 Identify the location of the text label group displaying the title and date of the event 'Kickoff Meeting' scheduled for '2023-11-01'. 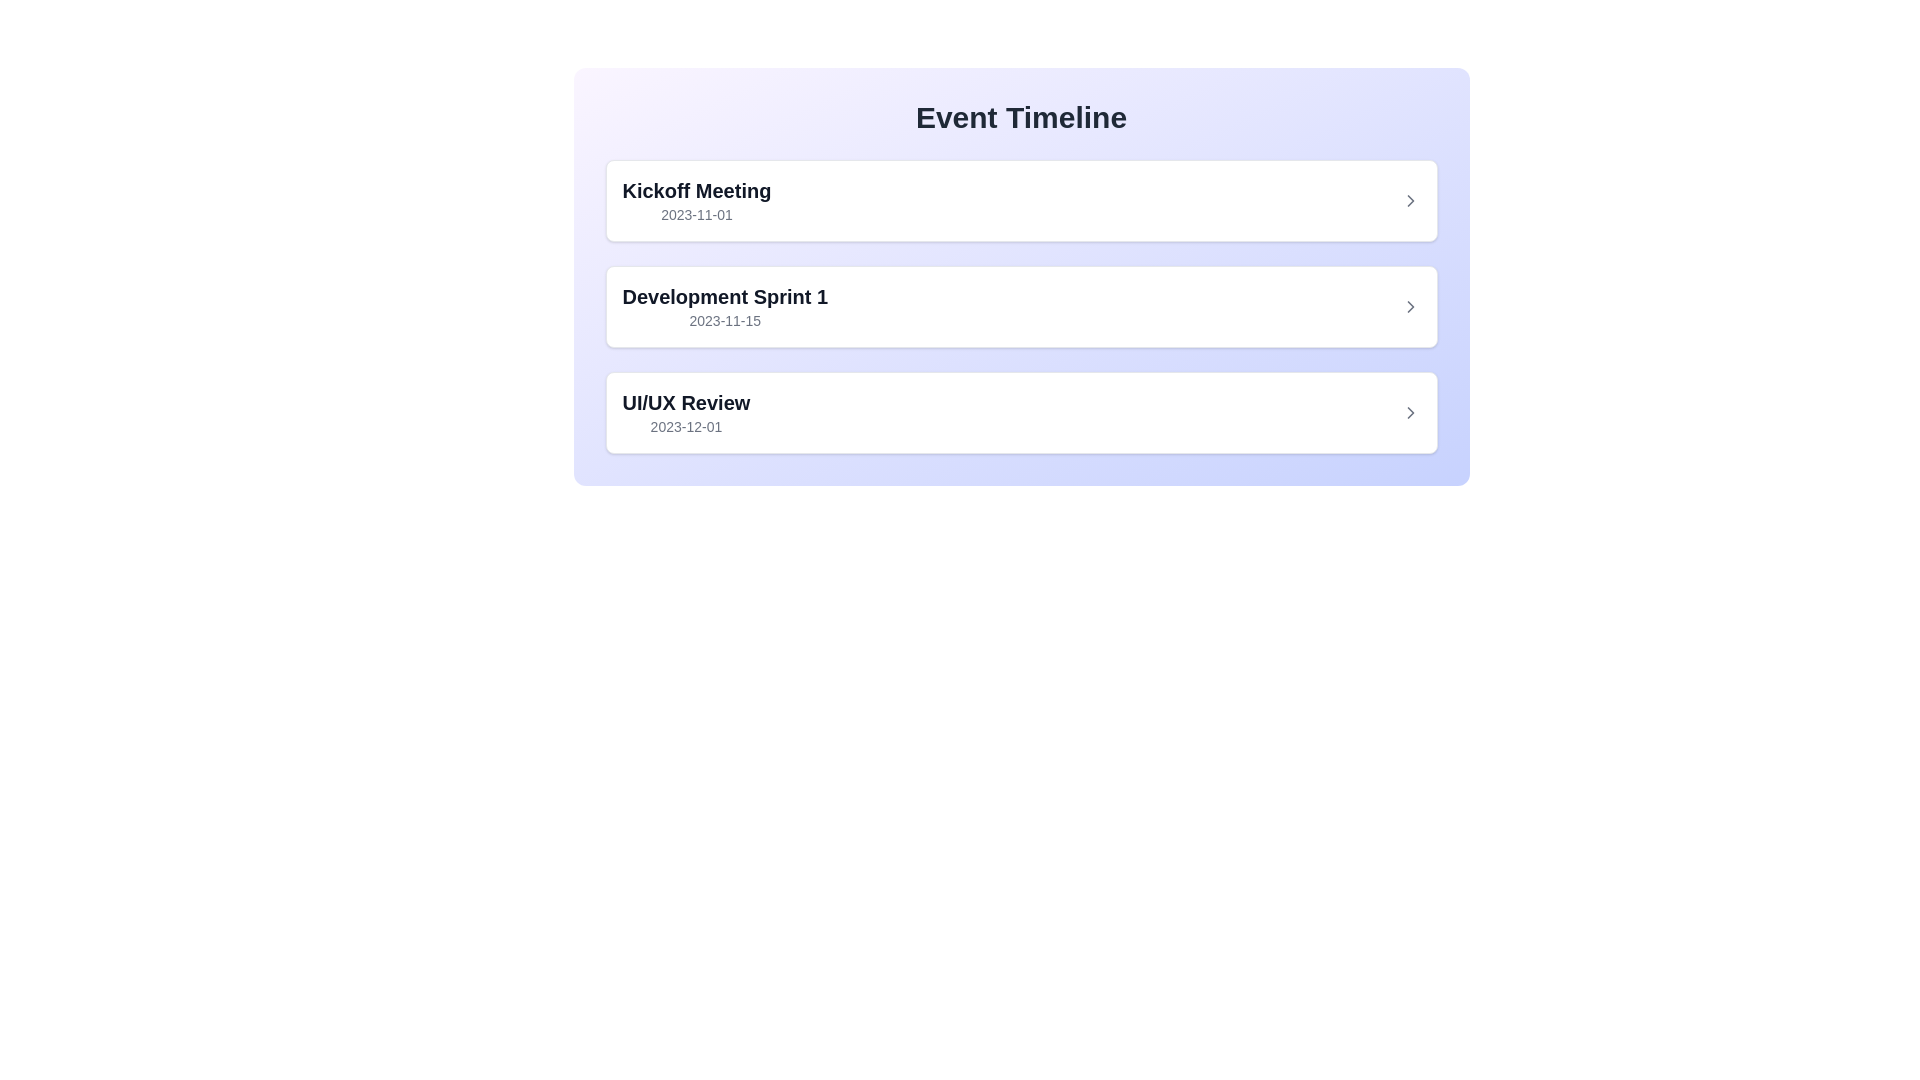
(696, 200).